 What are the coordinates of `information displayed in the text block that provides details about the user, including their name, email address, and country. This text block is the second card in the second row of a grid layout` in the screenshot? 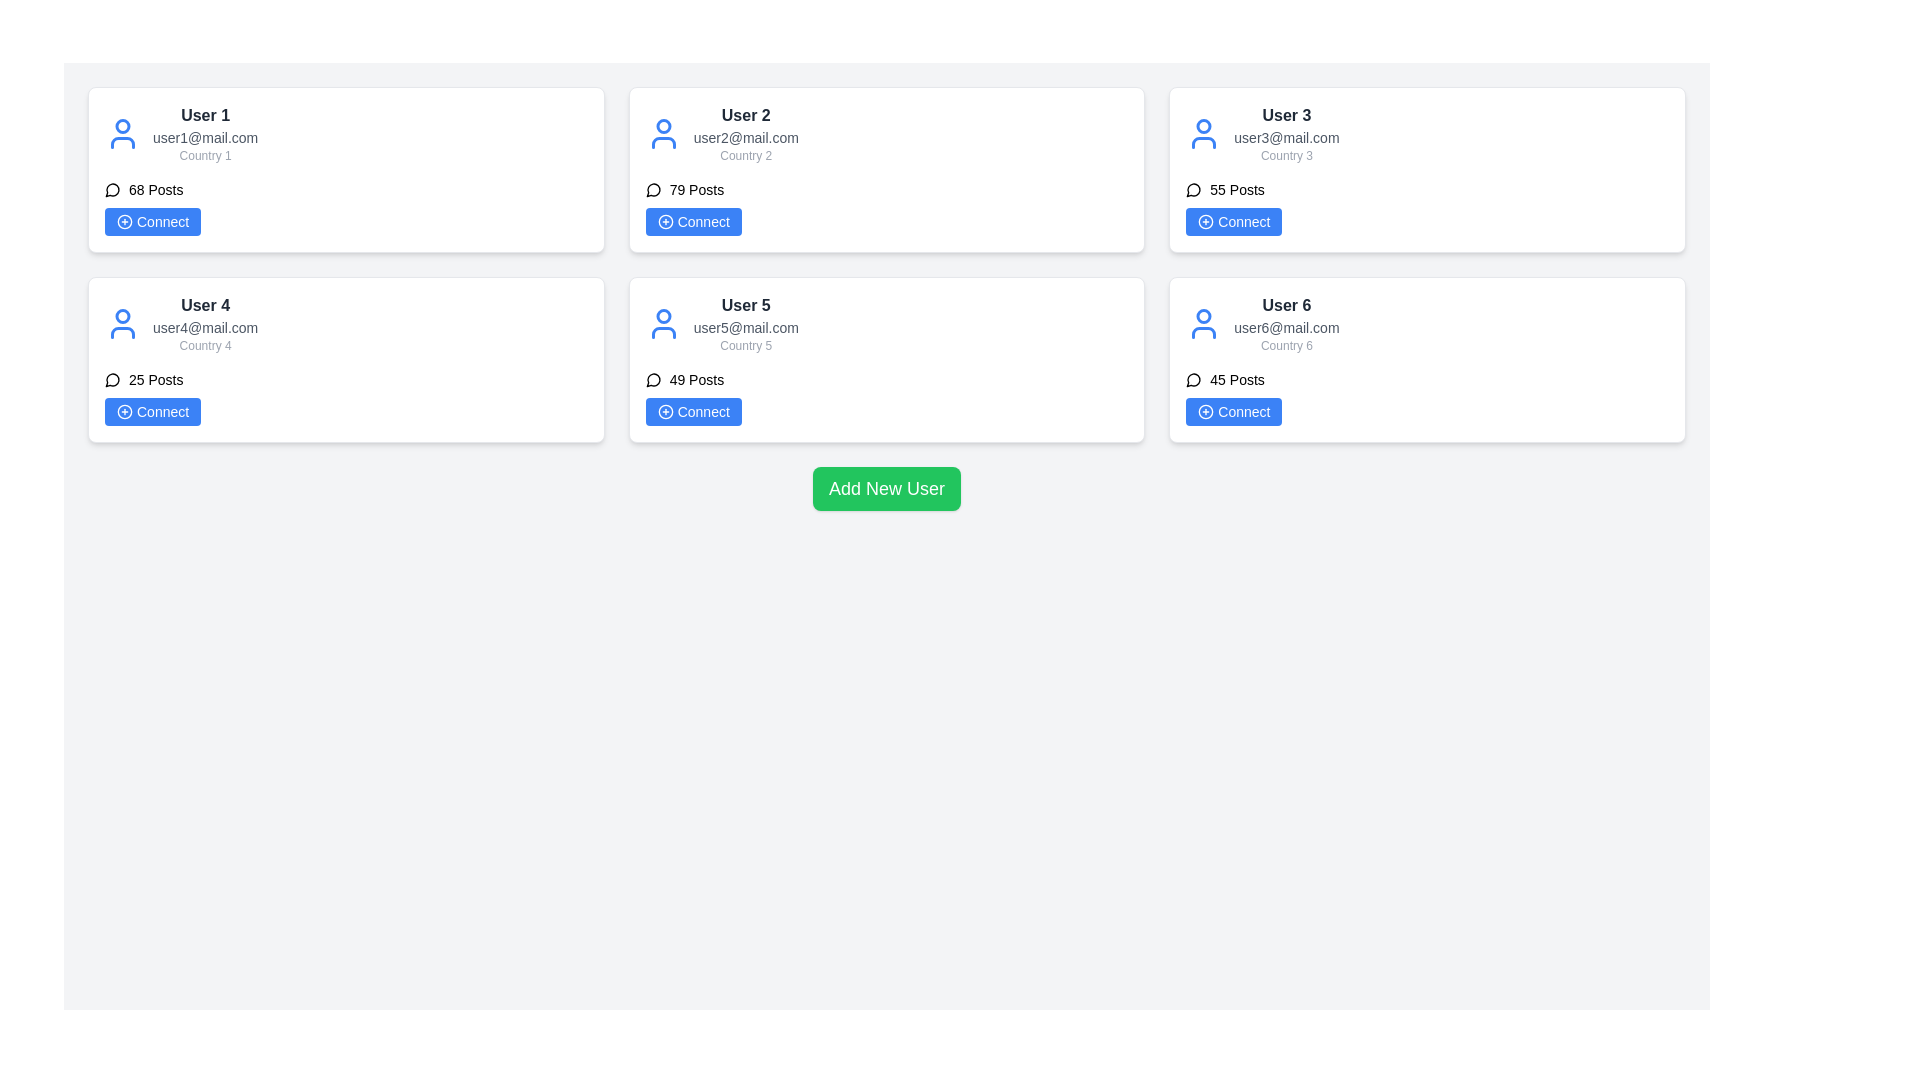 It's located at (205, 323).